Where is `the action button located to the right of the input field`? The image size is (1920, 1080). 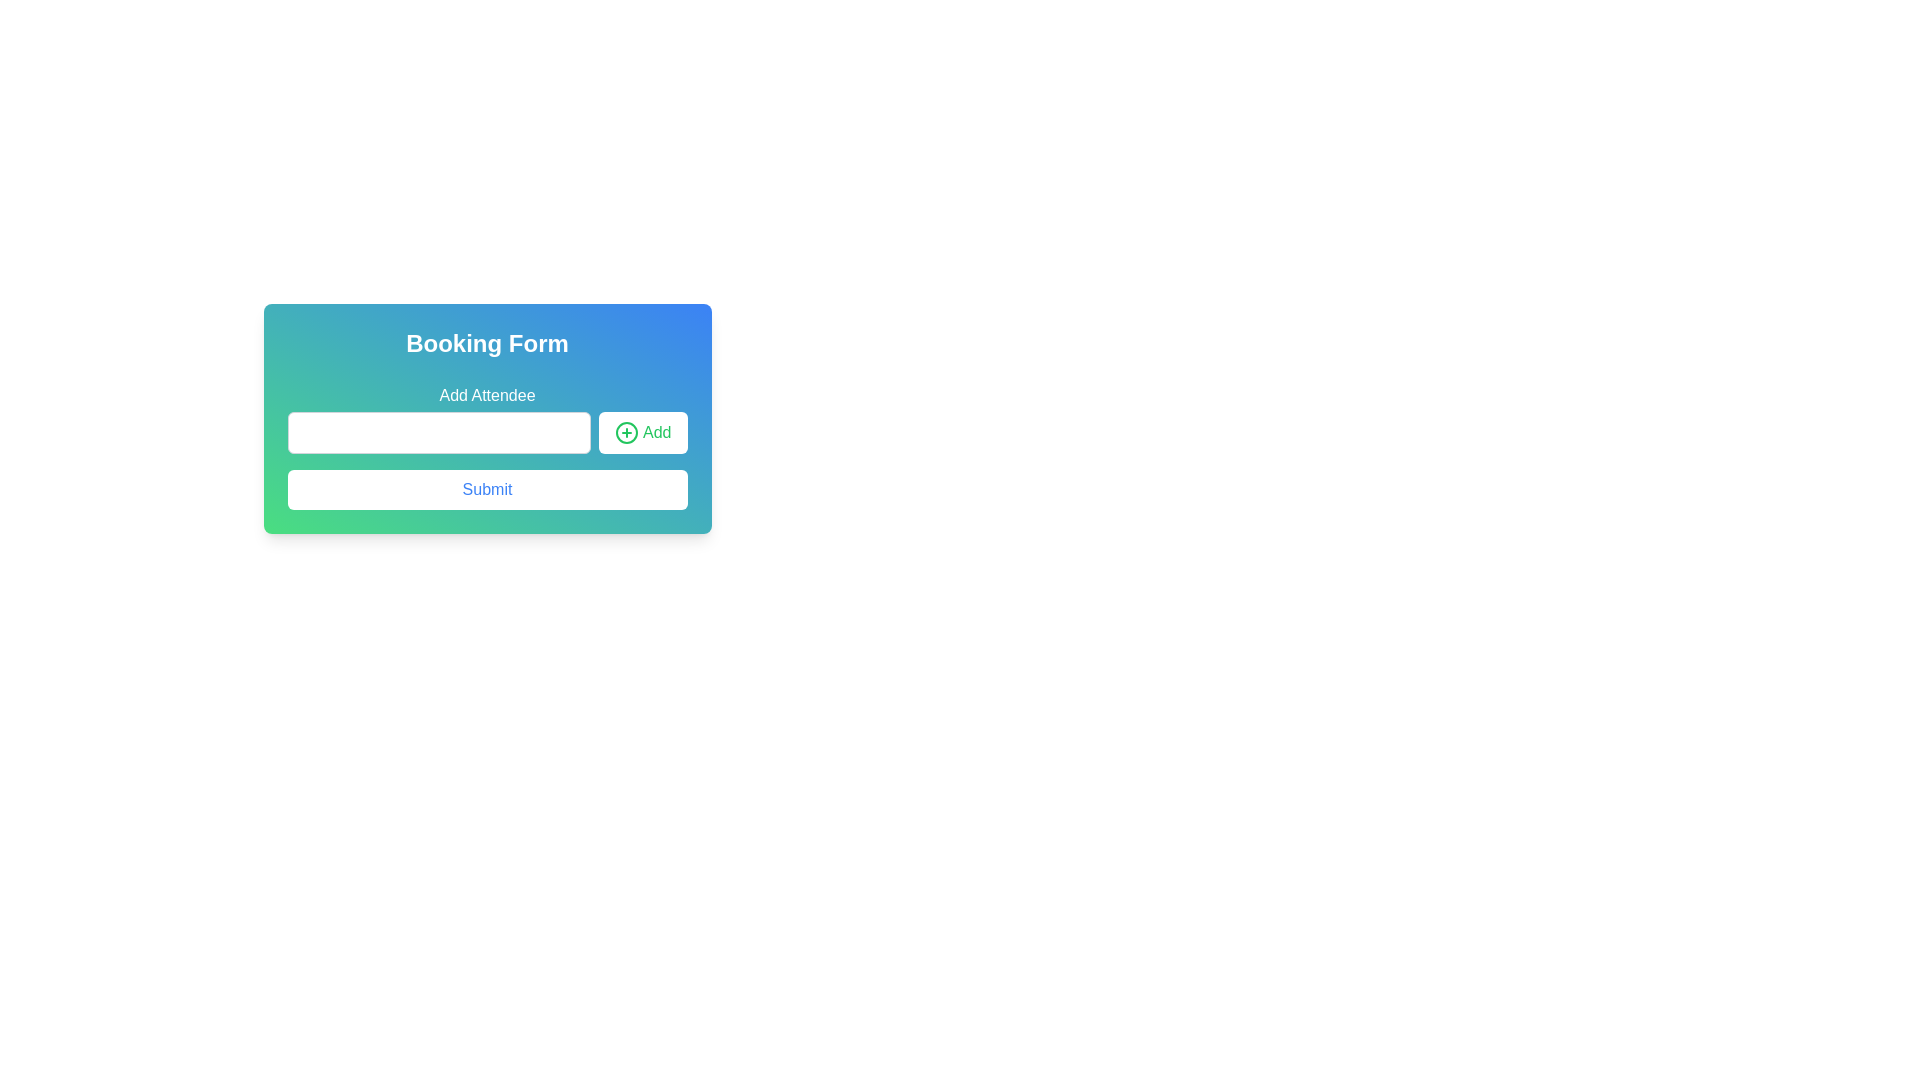
the action button located to the right of the input field is located at coordinates (643, 431).